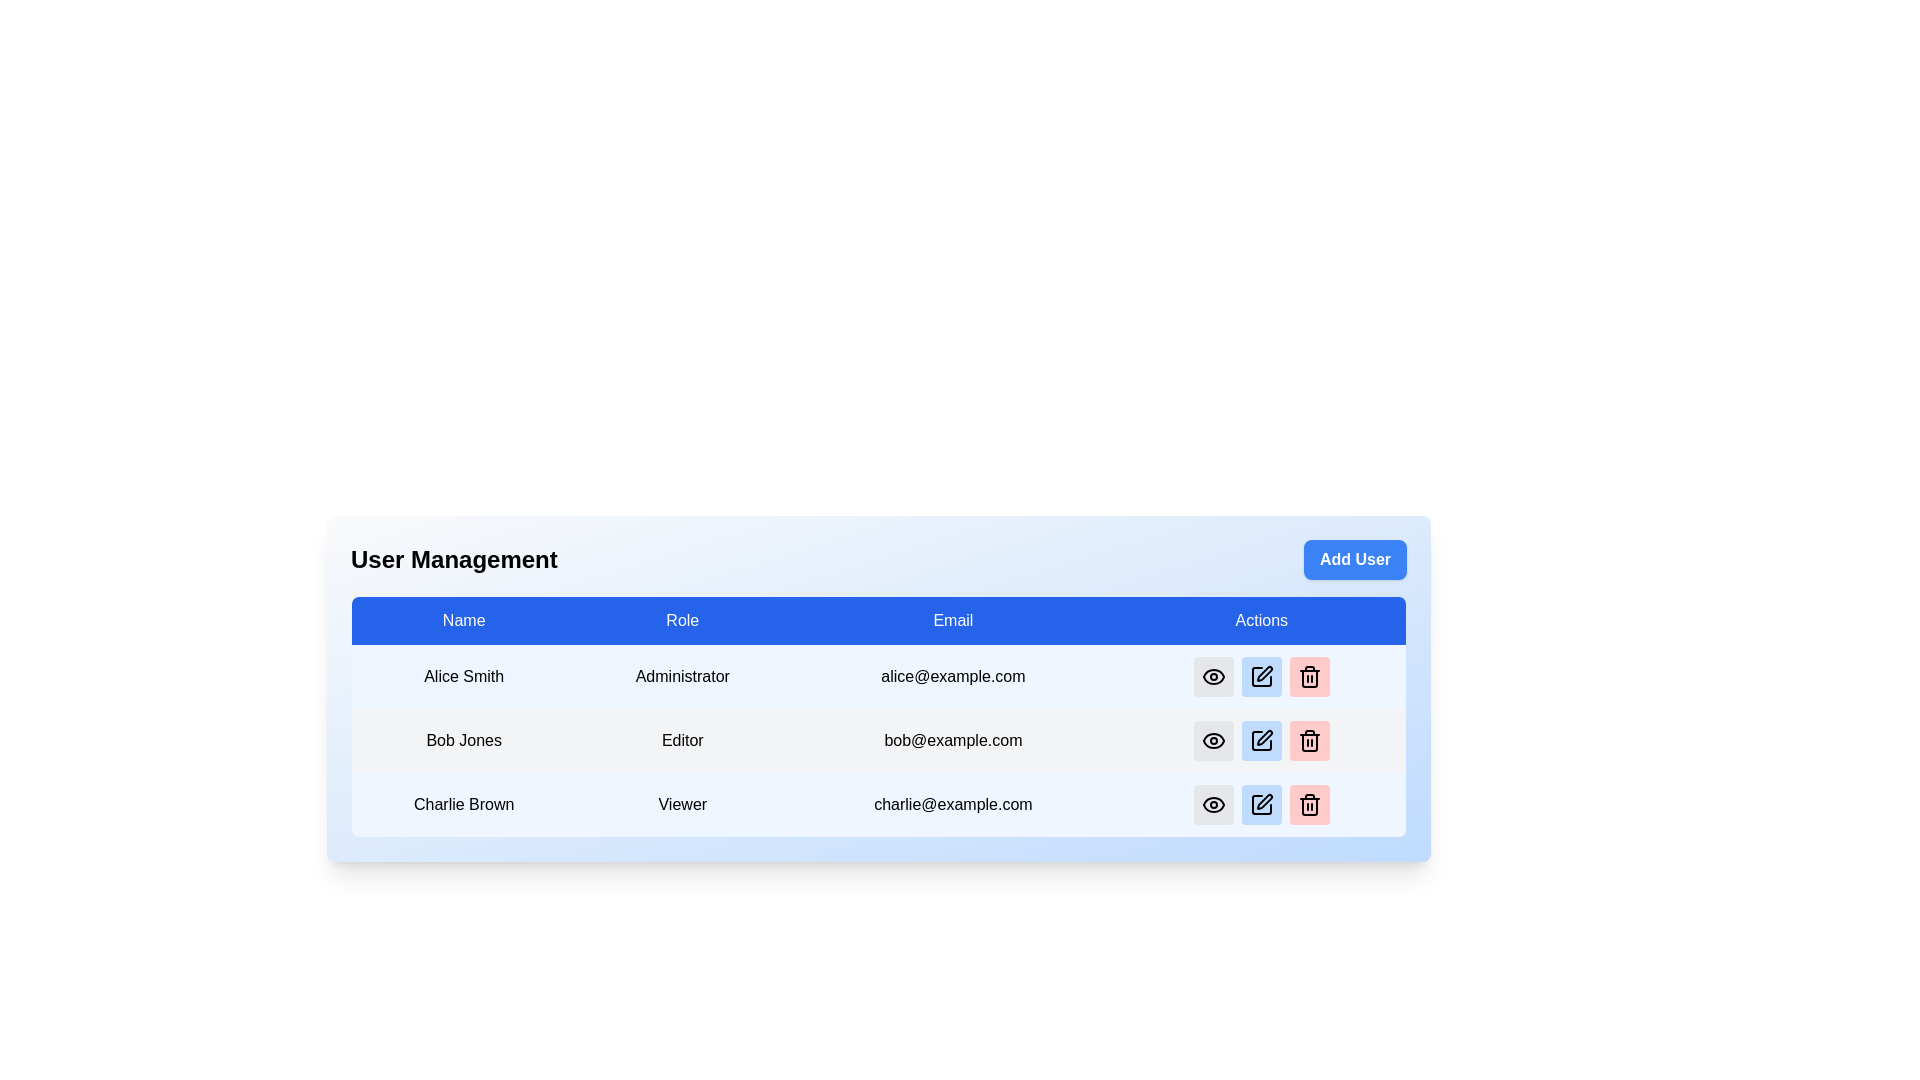  What do you see at coordinates (1260, 740) in the screenshot?
I see `the edit button associated with user 'Bob Jones' in the second row of the user management table to initiate the edit action` at bounding box center [1260, 740].